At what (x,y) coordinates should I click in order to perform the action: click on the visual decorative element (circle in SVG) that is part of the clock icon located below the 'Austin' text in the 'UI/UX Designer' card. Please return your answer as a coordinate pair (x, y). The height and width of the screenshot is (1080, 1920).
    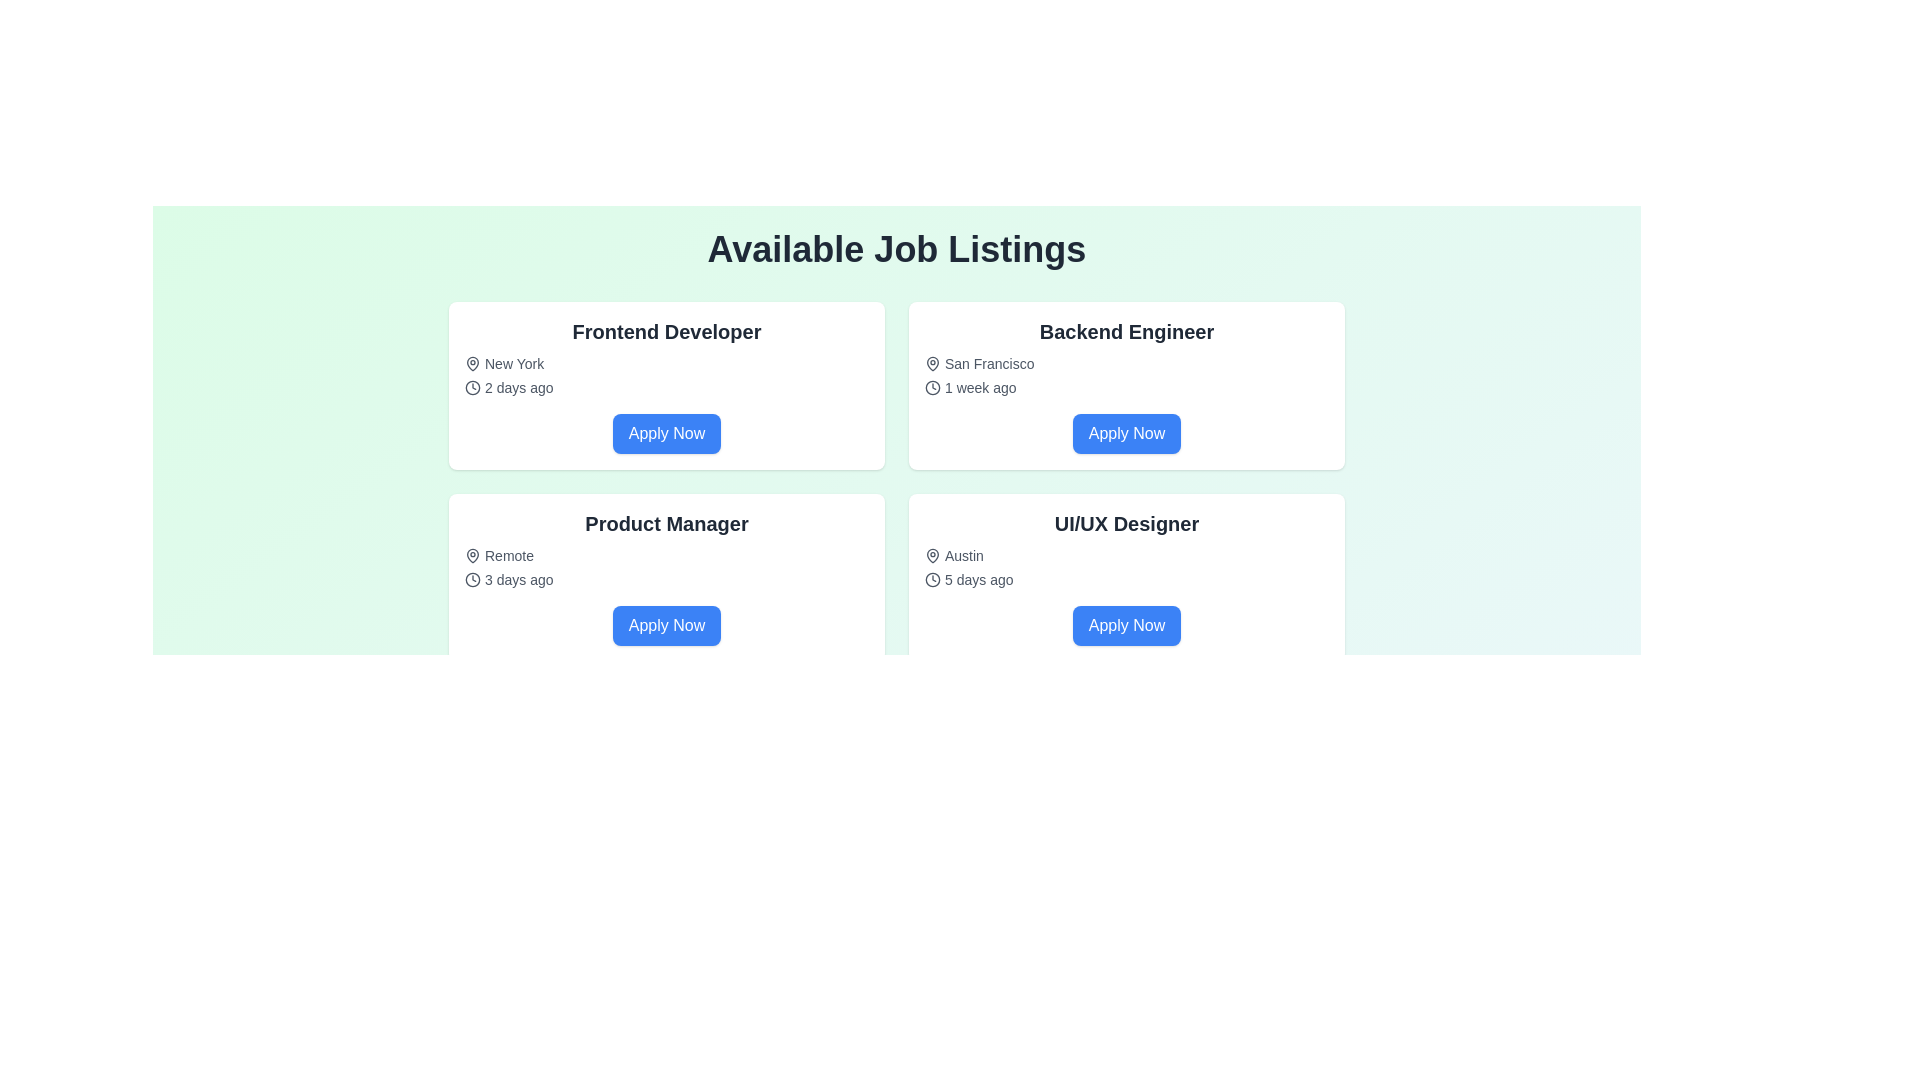
    Looking at the image, I should click on (931, 579).